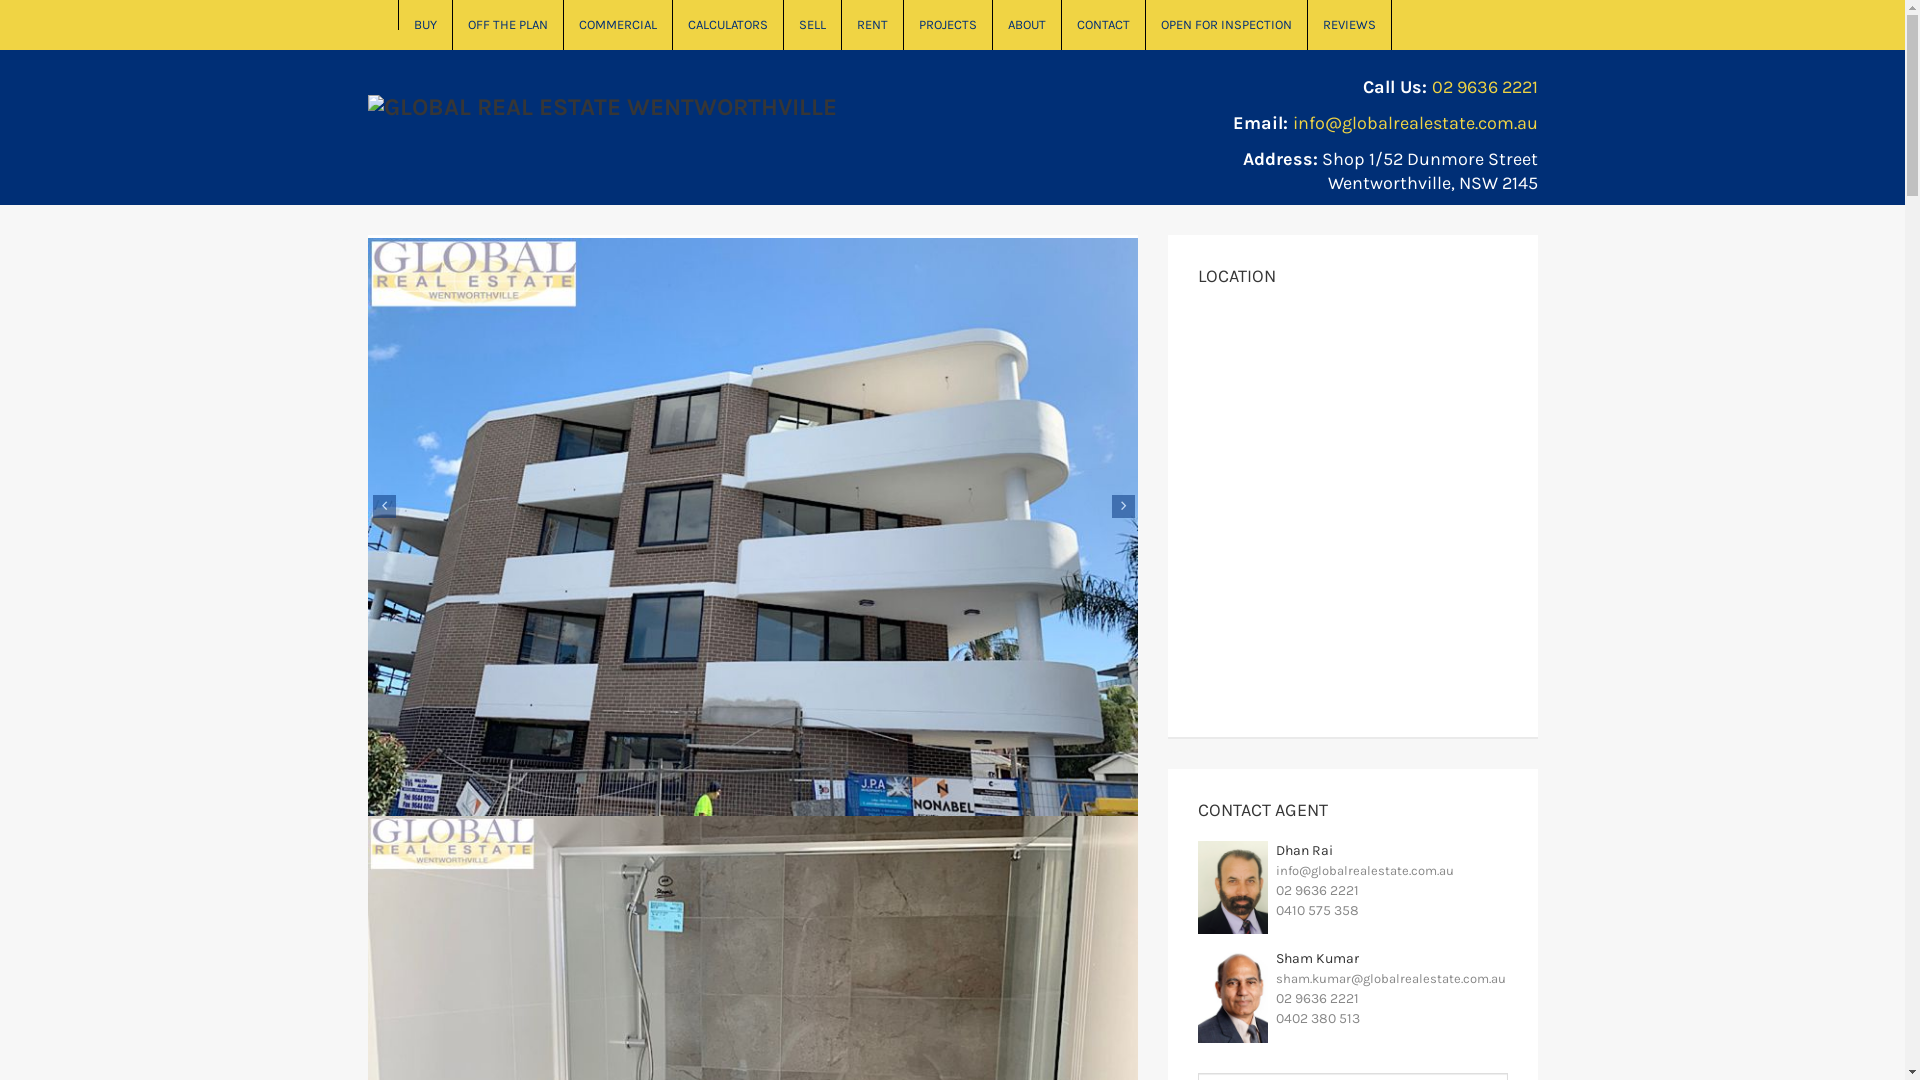 Image resolution: width=1920 pixels, height=1080 pixels. I want to click on 'RENT', so click(873, 24).